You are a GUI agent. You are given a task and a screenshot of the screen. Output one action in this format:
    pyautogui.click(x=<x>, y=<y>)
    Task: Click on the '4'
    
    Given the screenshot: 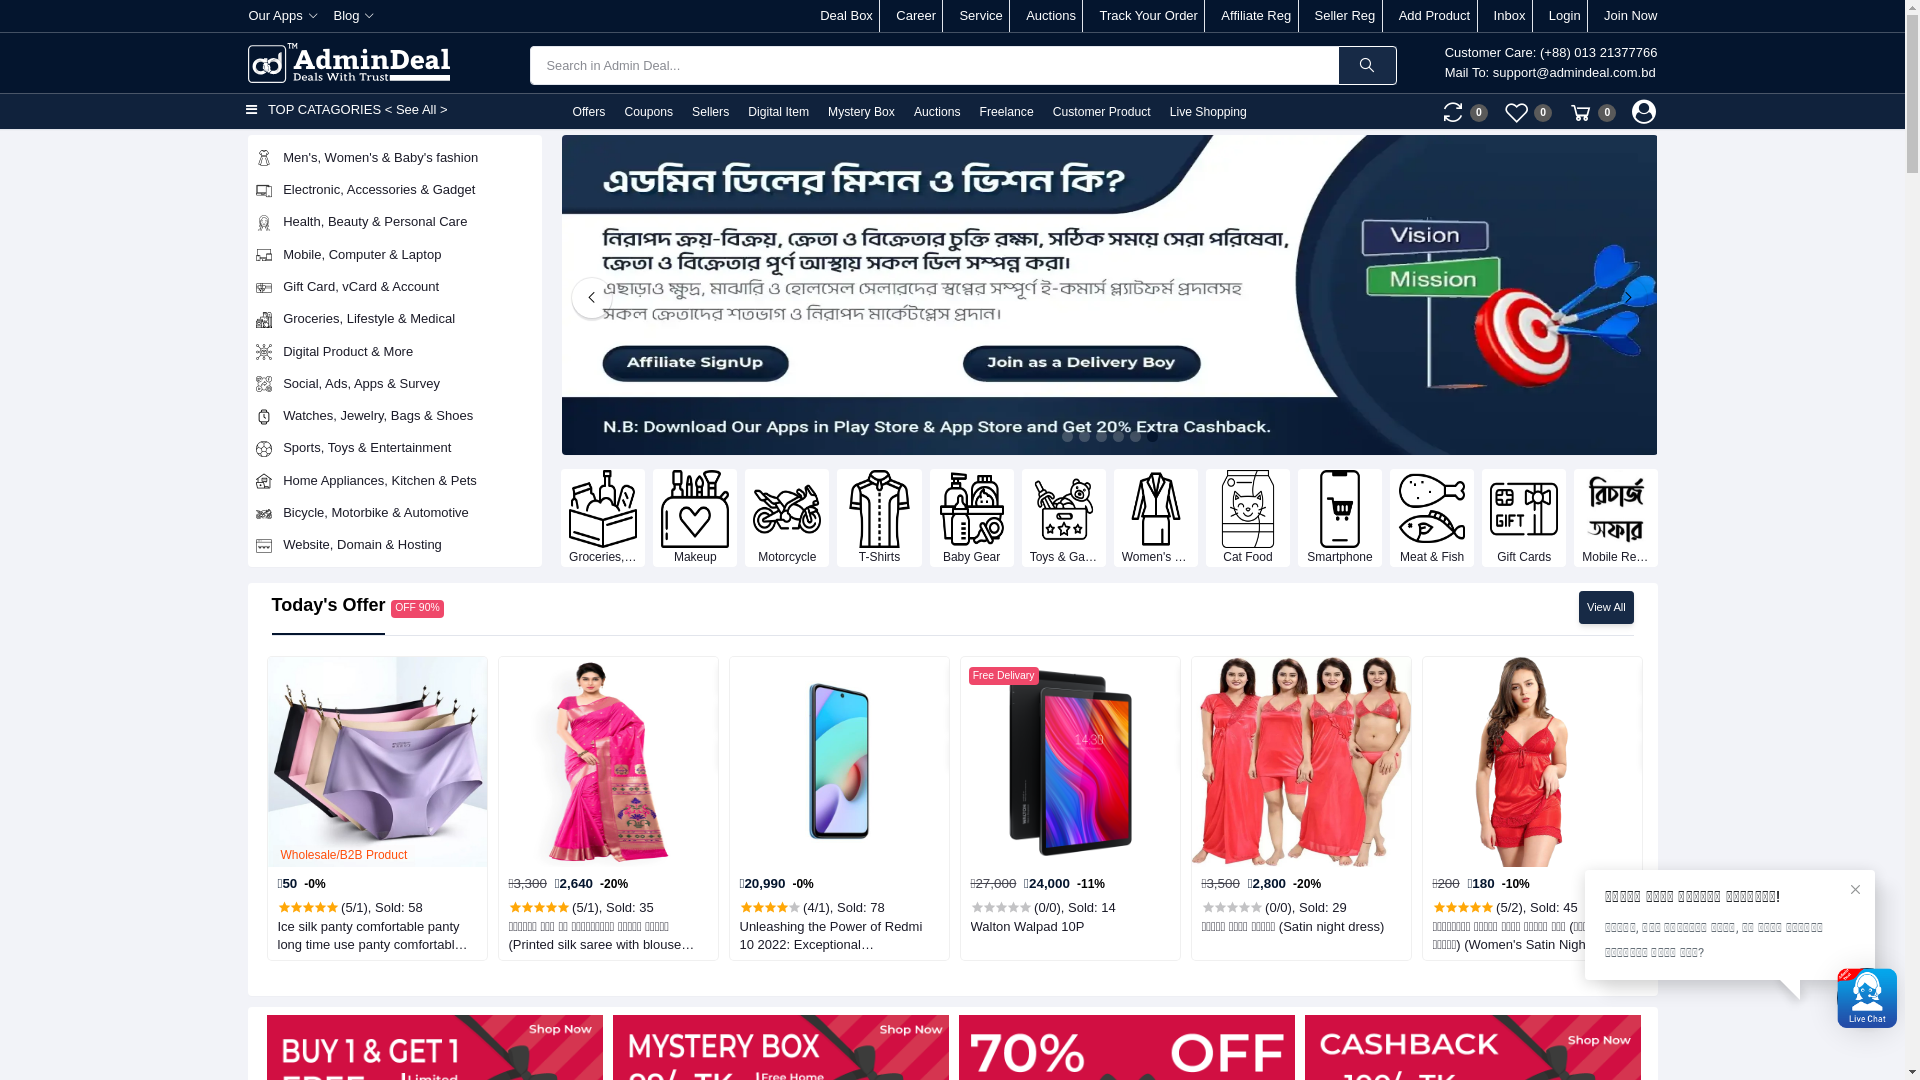 What is the action you would take?
    pyautogui.click(x=1112, y=435)
    